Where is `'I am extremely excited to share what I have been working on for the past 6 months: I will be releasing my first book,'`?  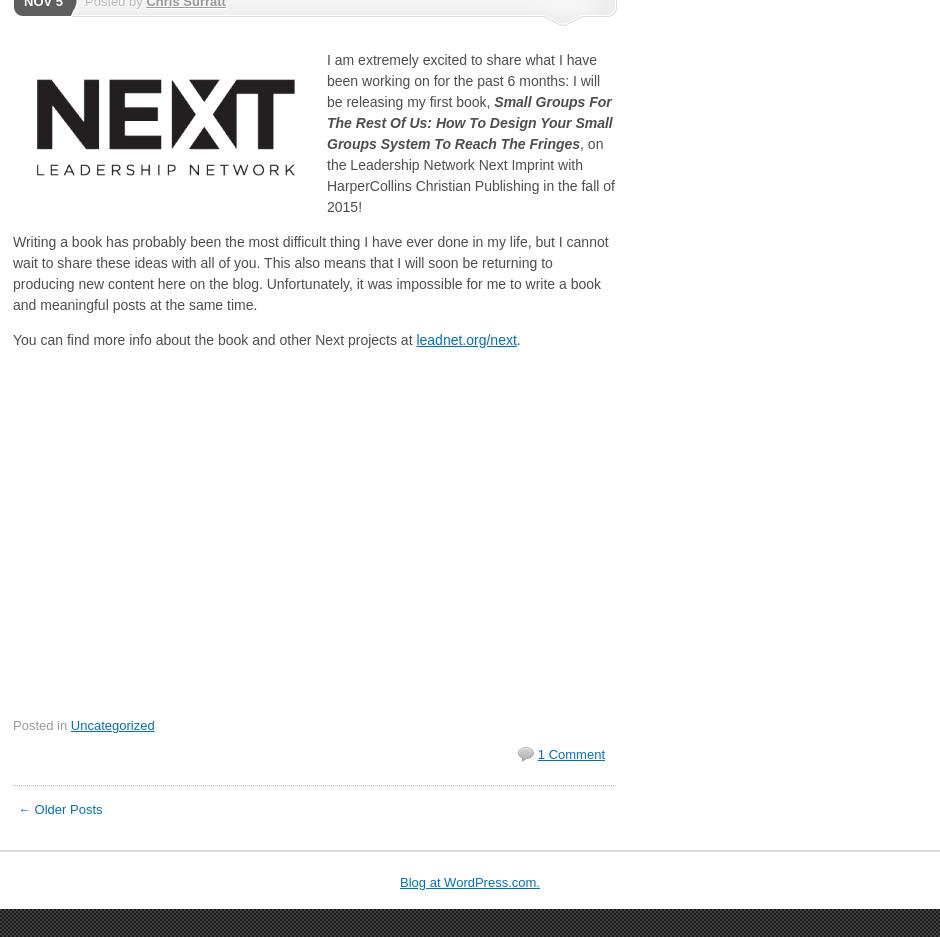
'I am extremely excited to share what I have been working on for the past 6 months: I will be releasing my first book,' is located at coordinates (462, 79).